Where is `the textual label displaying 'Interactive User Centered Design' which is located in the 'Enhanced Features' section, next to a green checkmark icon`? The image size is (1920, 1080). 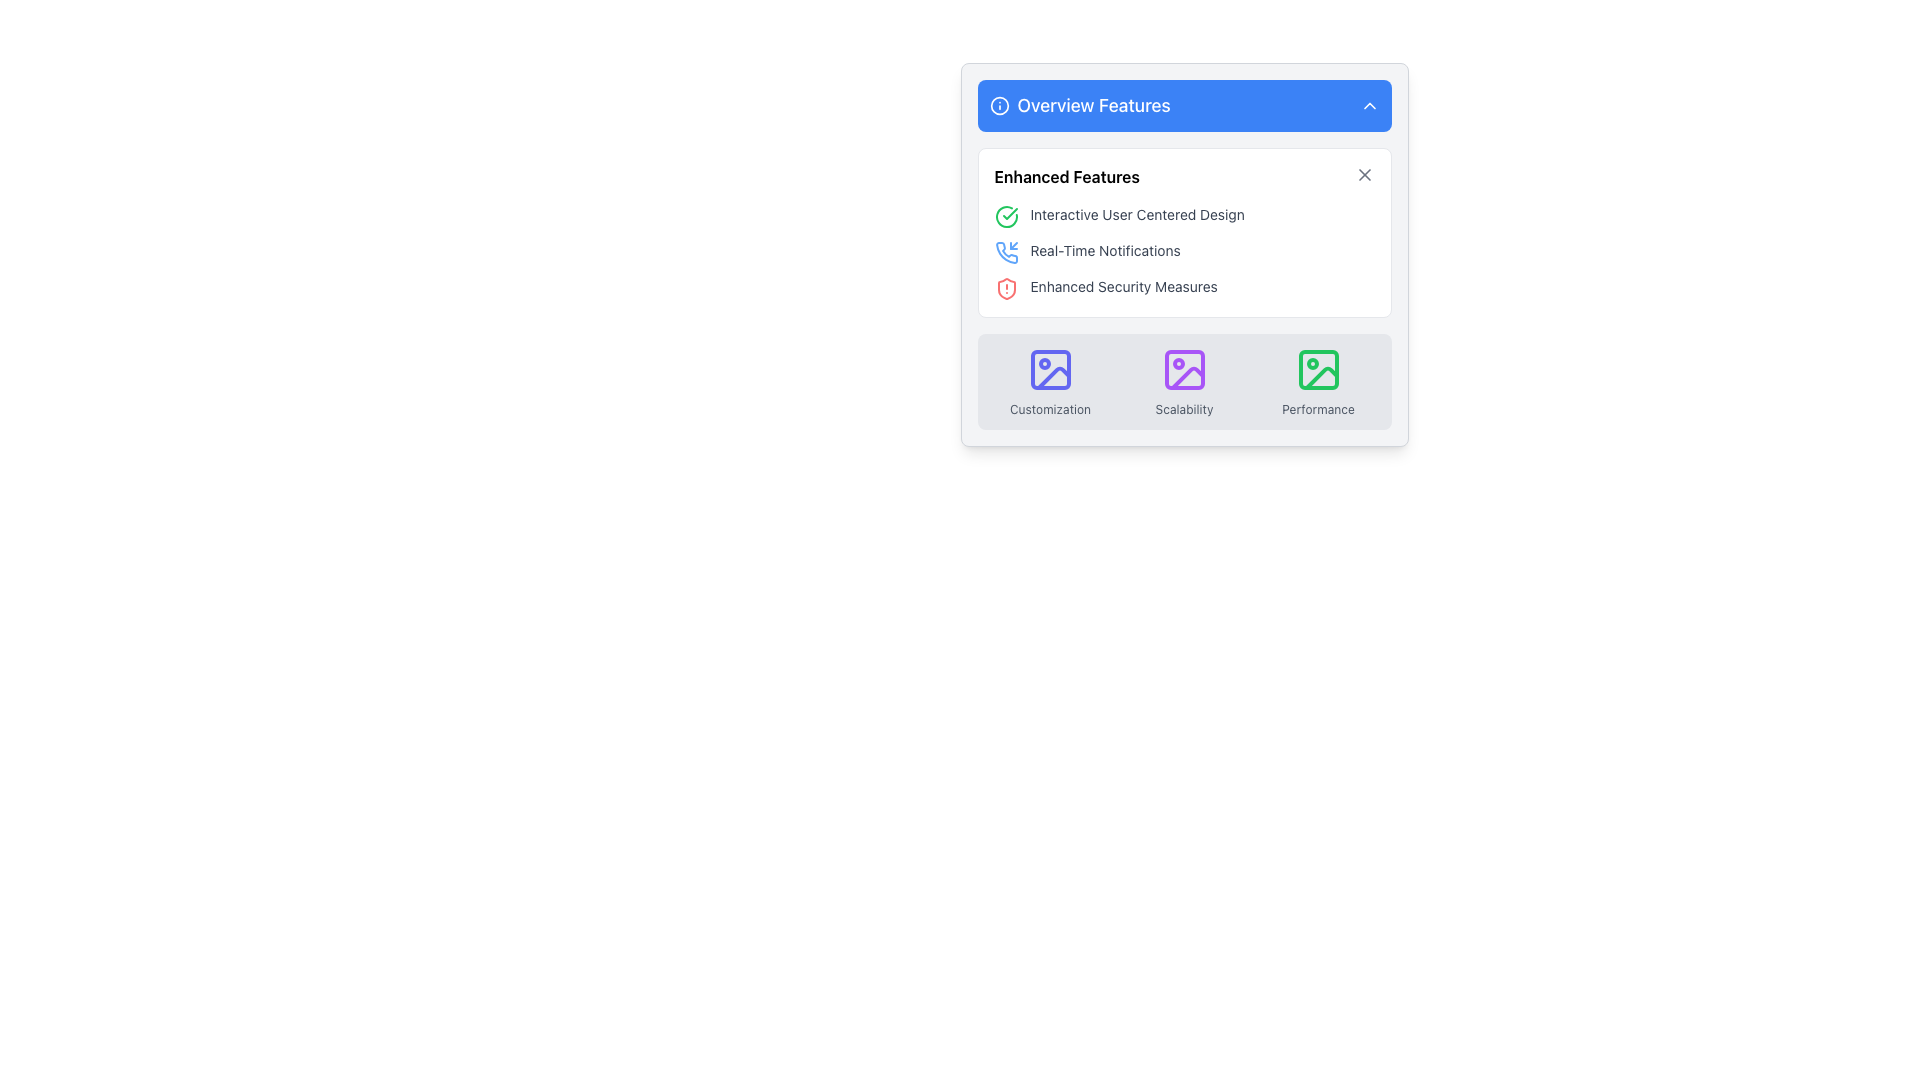
the textual label displaying 'Interactive User Centered Design' which is located in the 'Enhanced Features' section, next to a green checkmark icon is located at coordinates (1137, 215).